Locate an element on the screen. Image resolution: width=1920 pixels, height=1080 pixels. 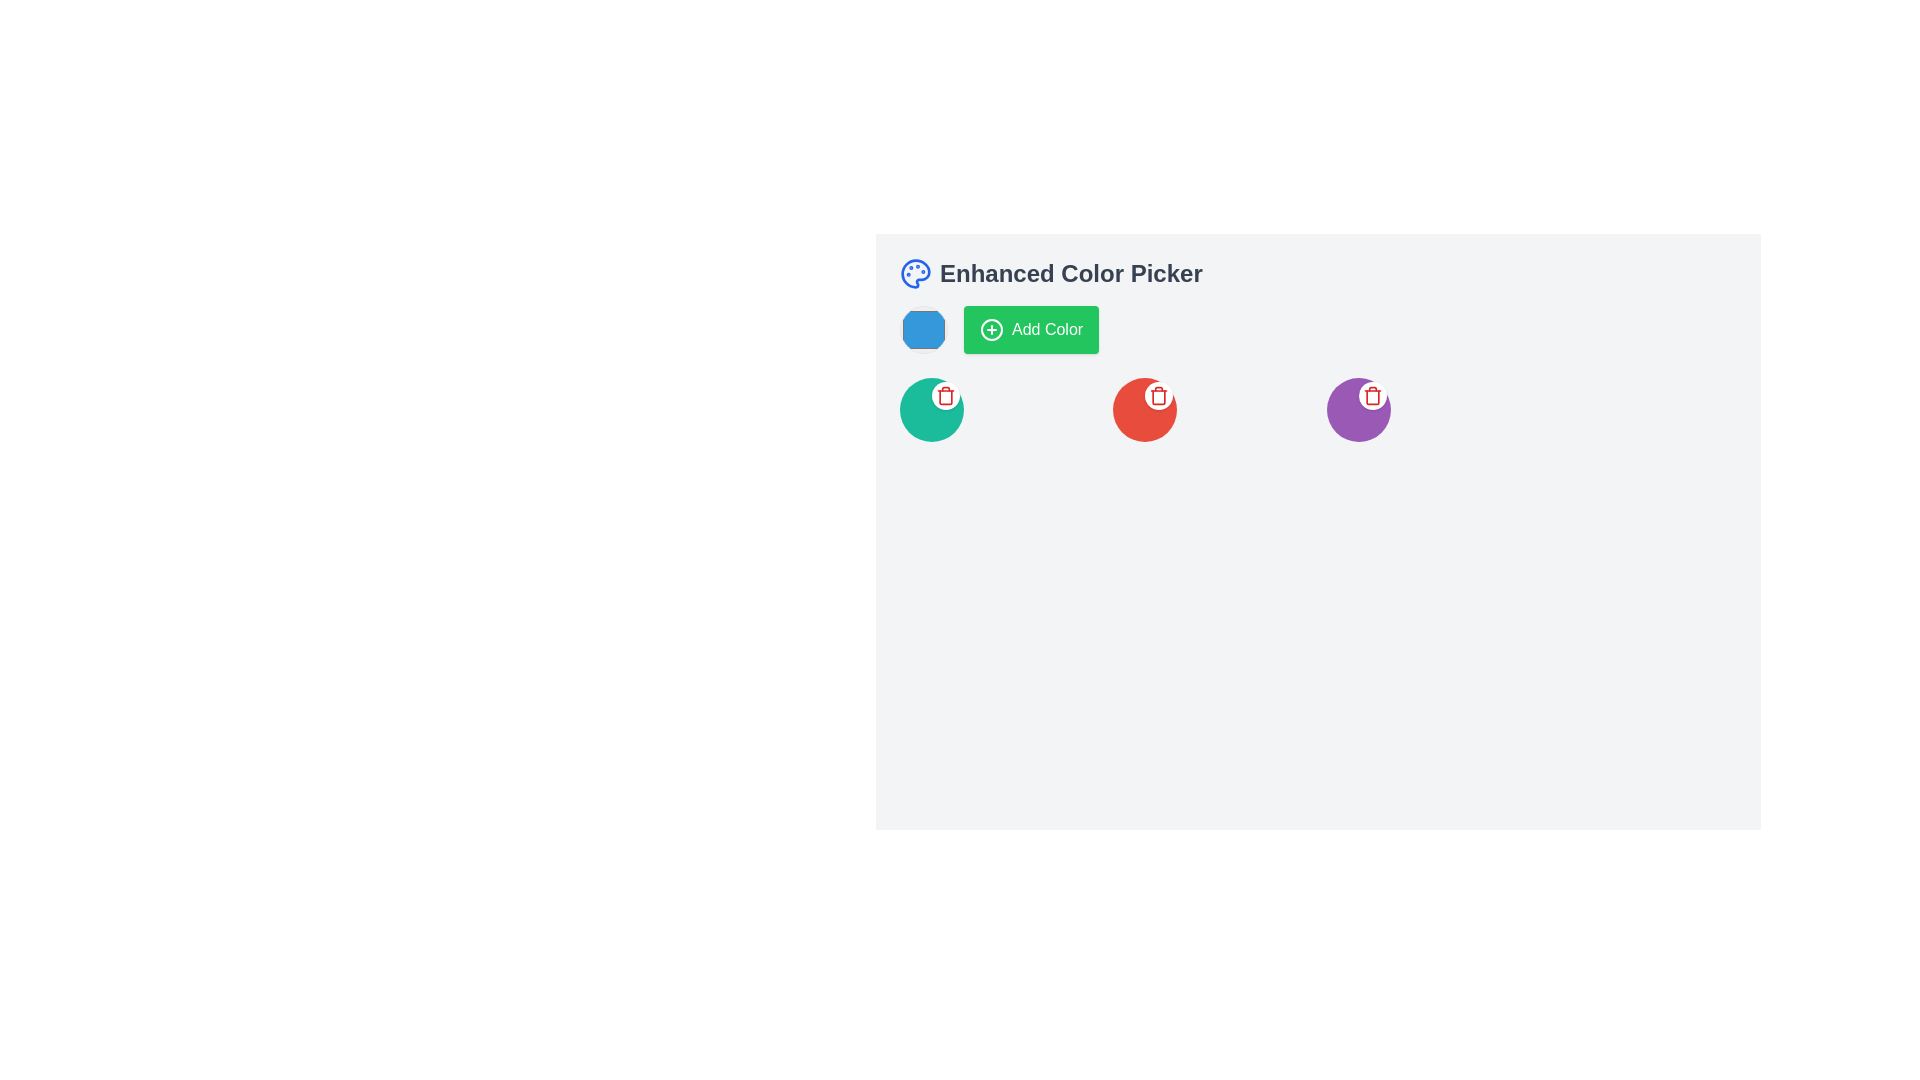
the third trash can icon in the purple circular button group, located beneath the 'Enhanced Color Picker' title and 'Add Color' button is located at coordinates (1371, 396).